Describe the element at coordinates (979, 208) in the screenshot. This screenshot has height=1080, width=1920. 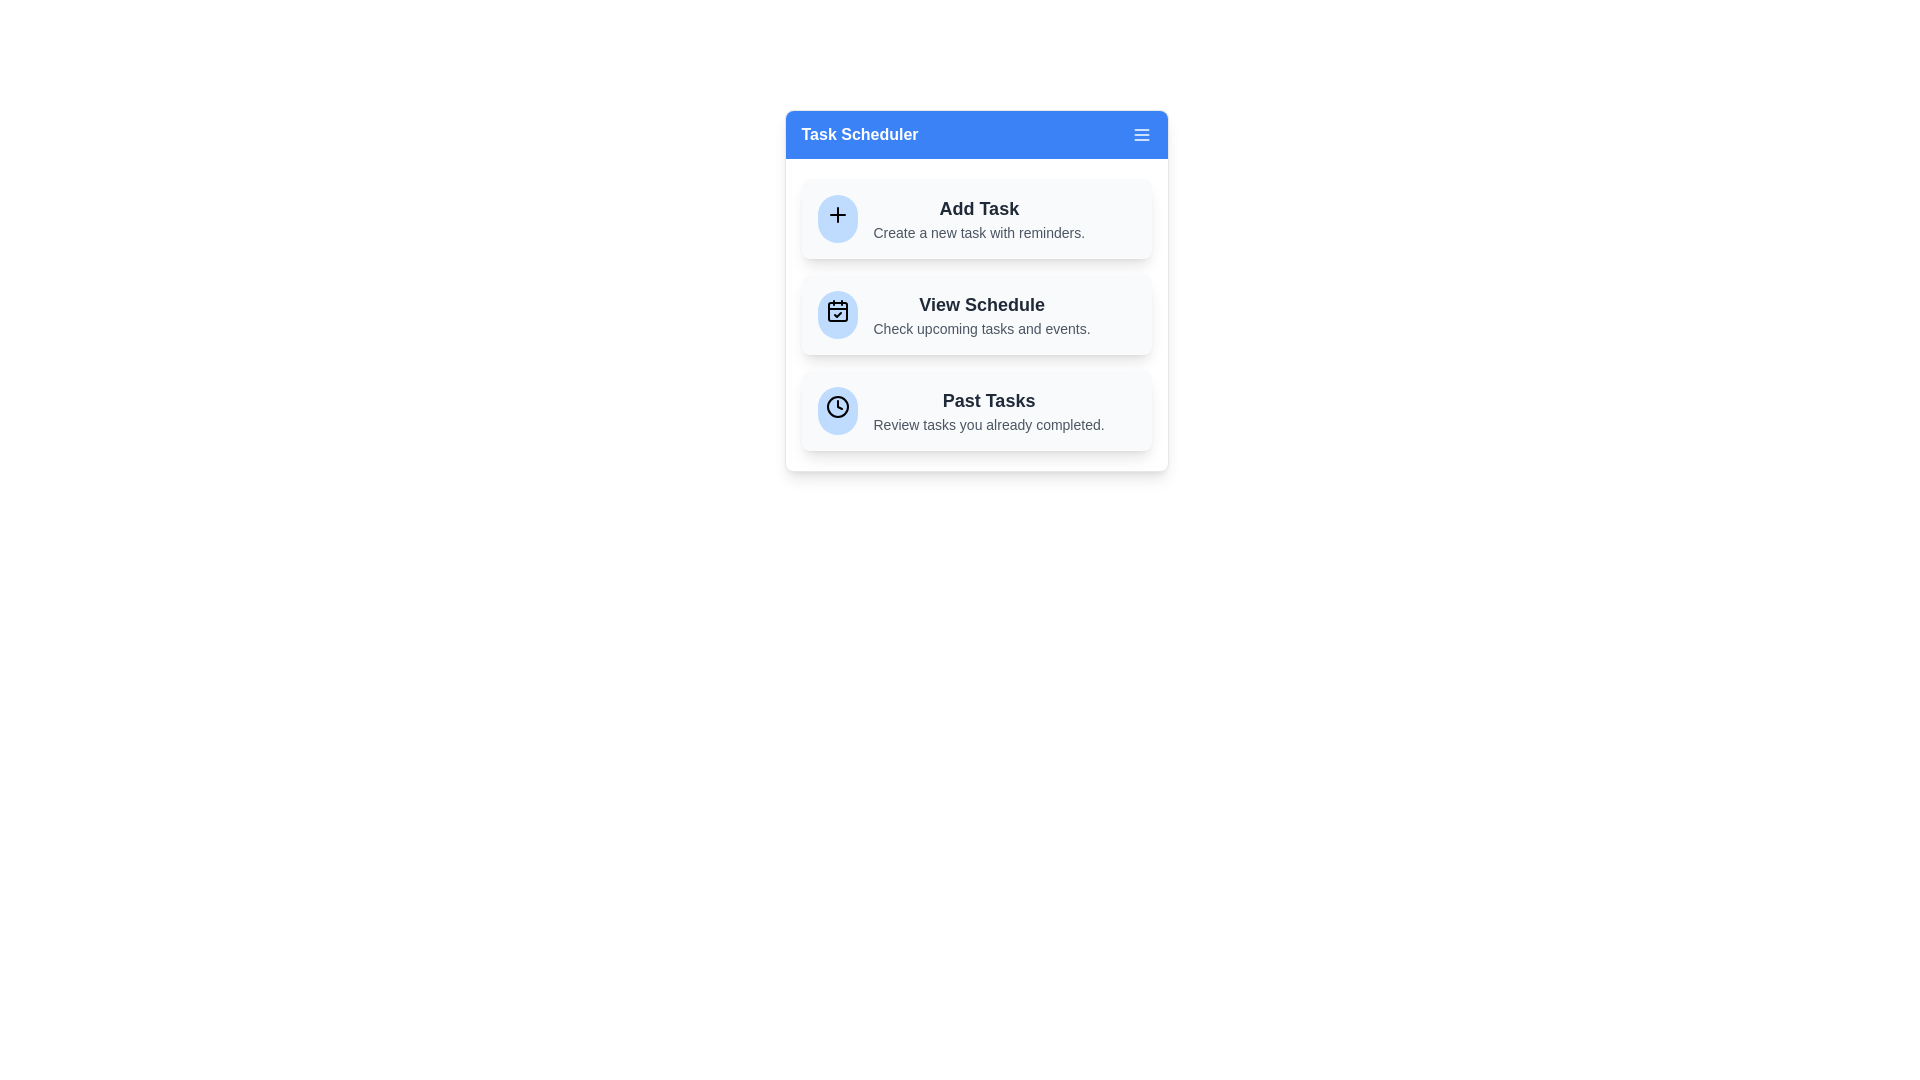
I see `the 'Add Task' button to initiate the creation of a new task` at that location.